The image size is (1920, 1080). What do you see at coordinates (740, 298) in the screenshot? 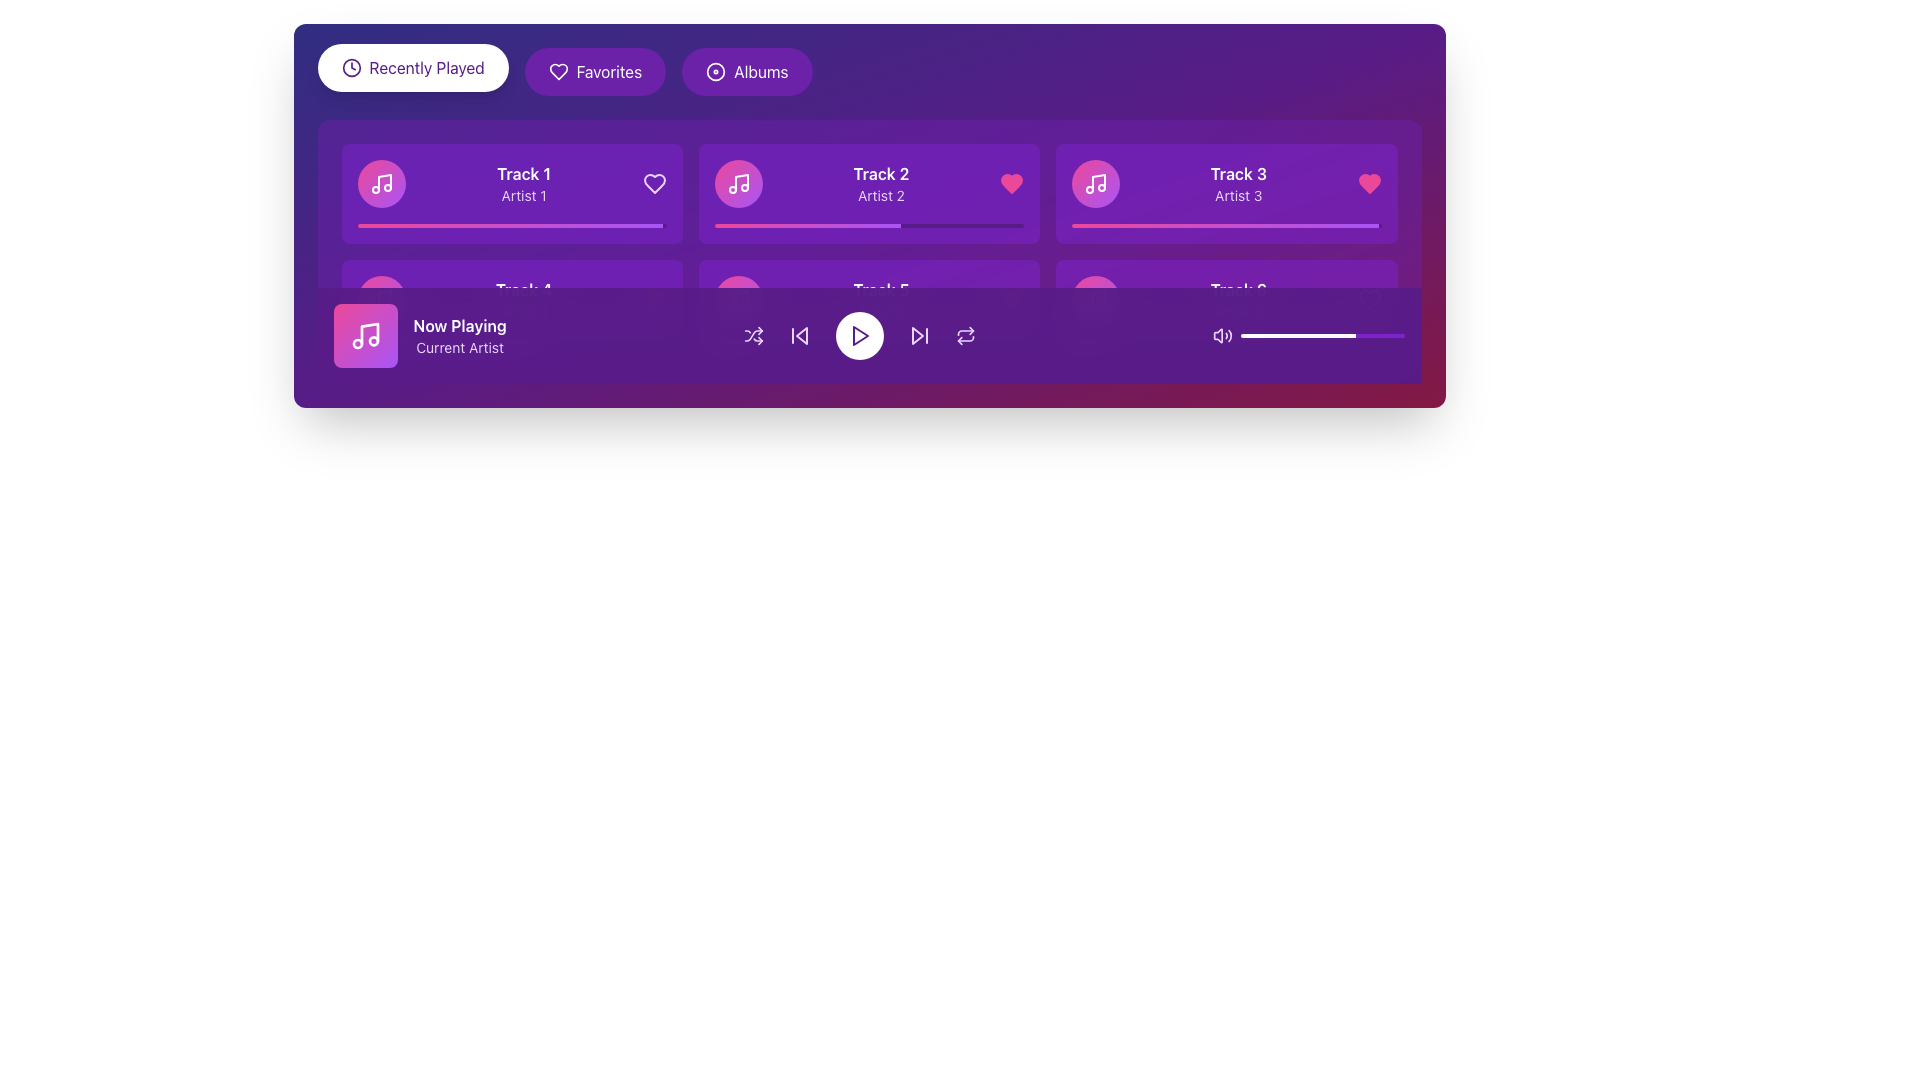
I see `the vector graphic part of the musical note icon, which appears as a vertical line with an upward slant` at bounding box center [740, 298].